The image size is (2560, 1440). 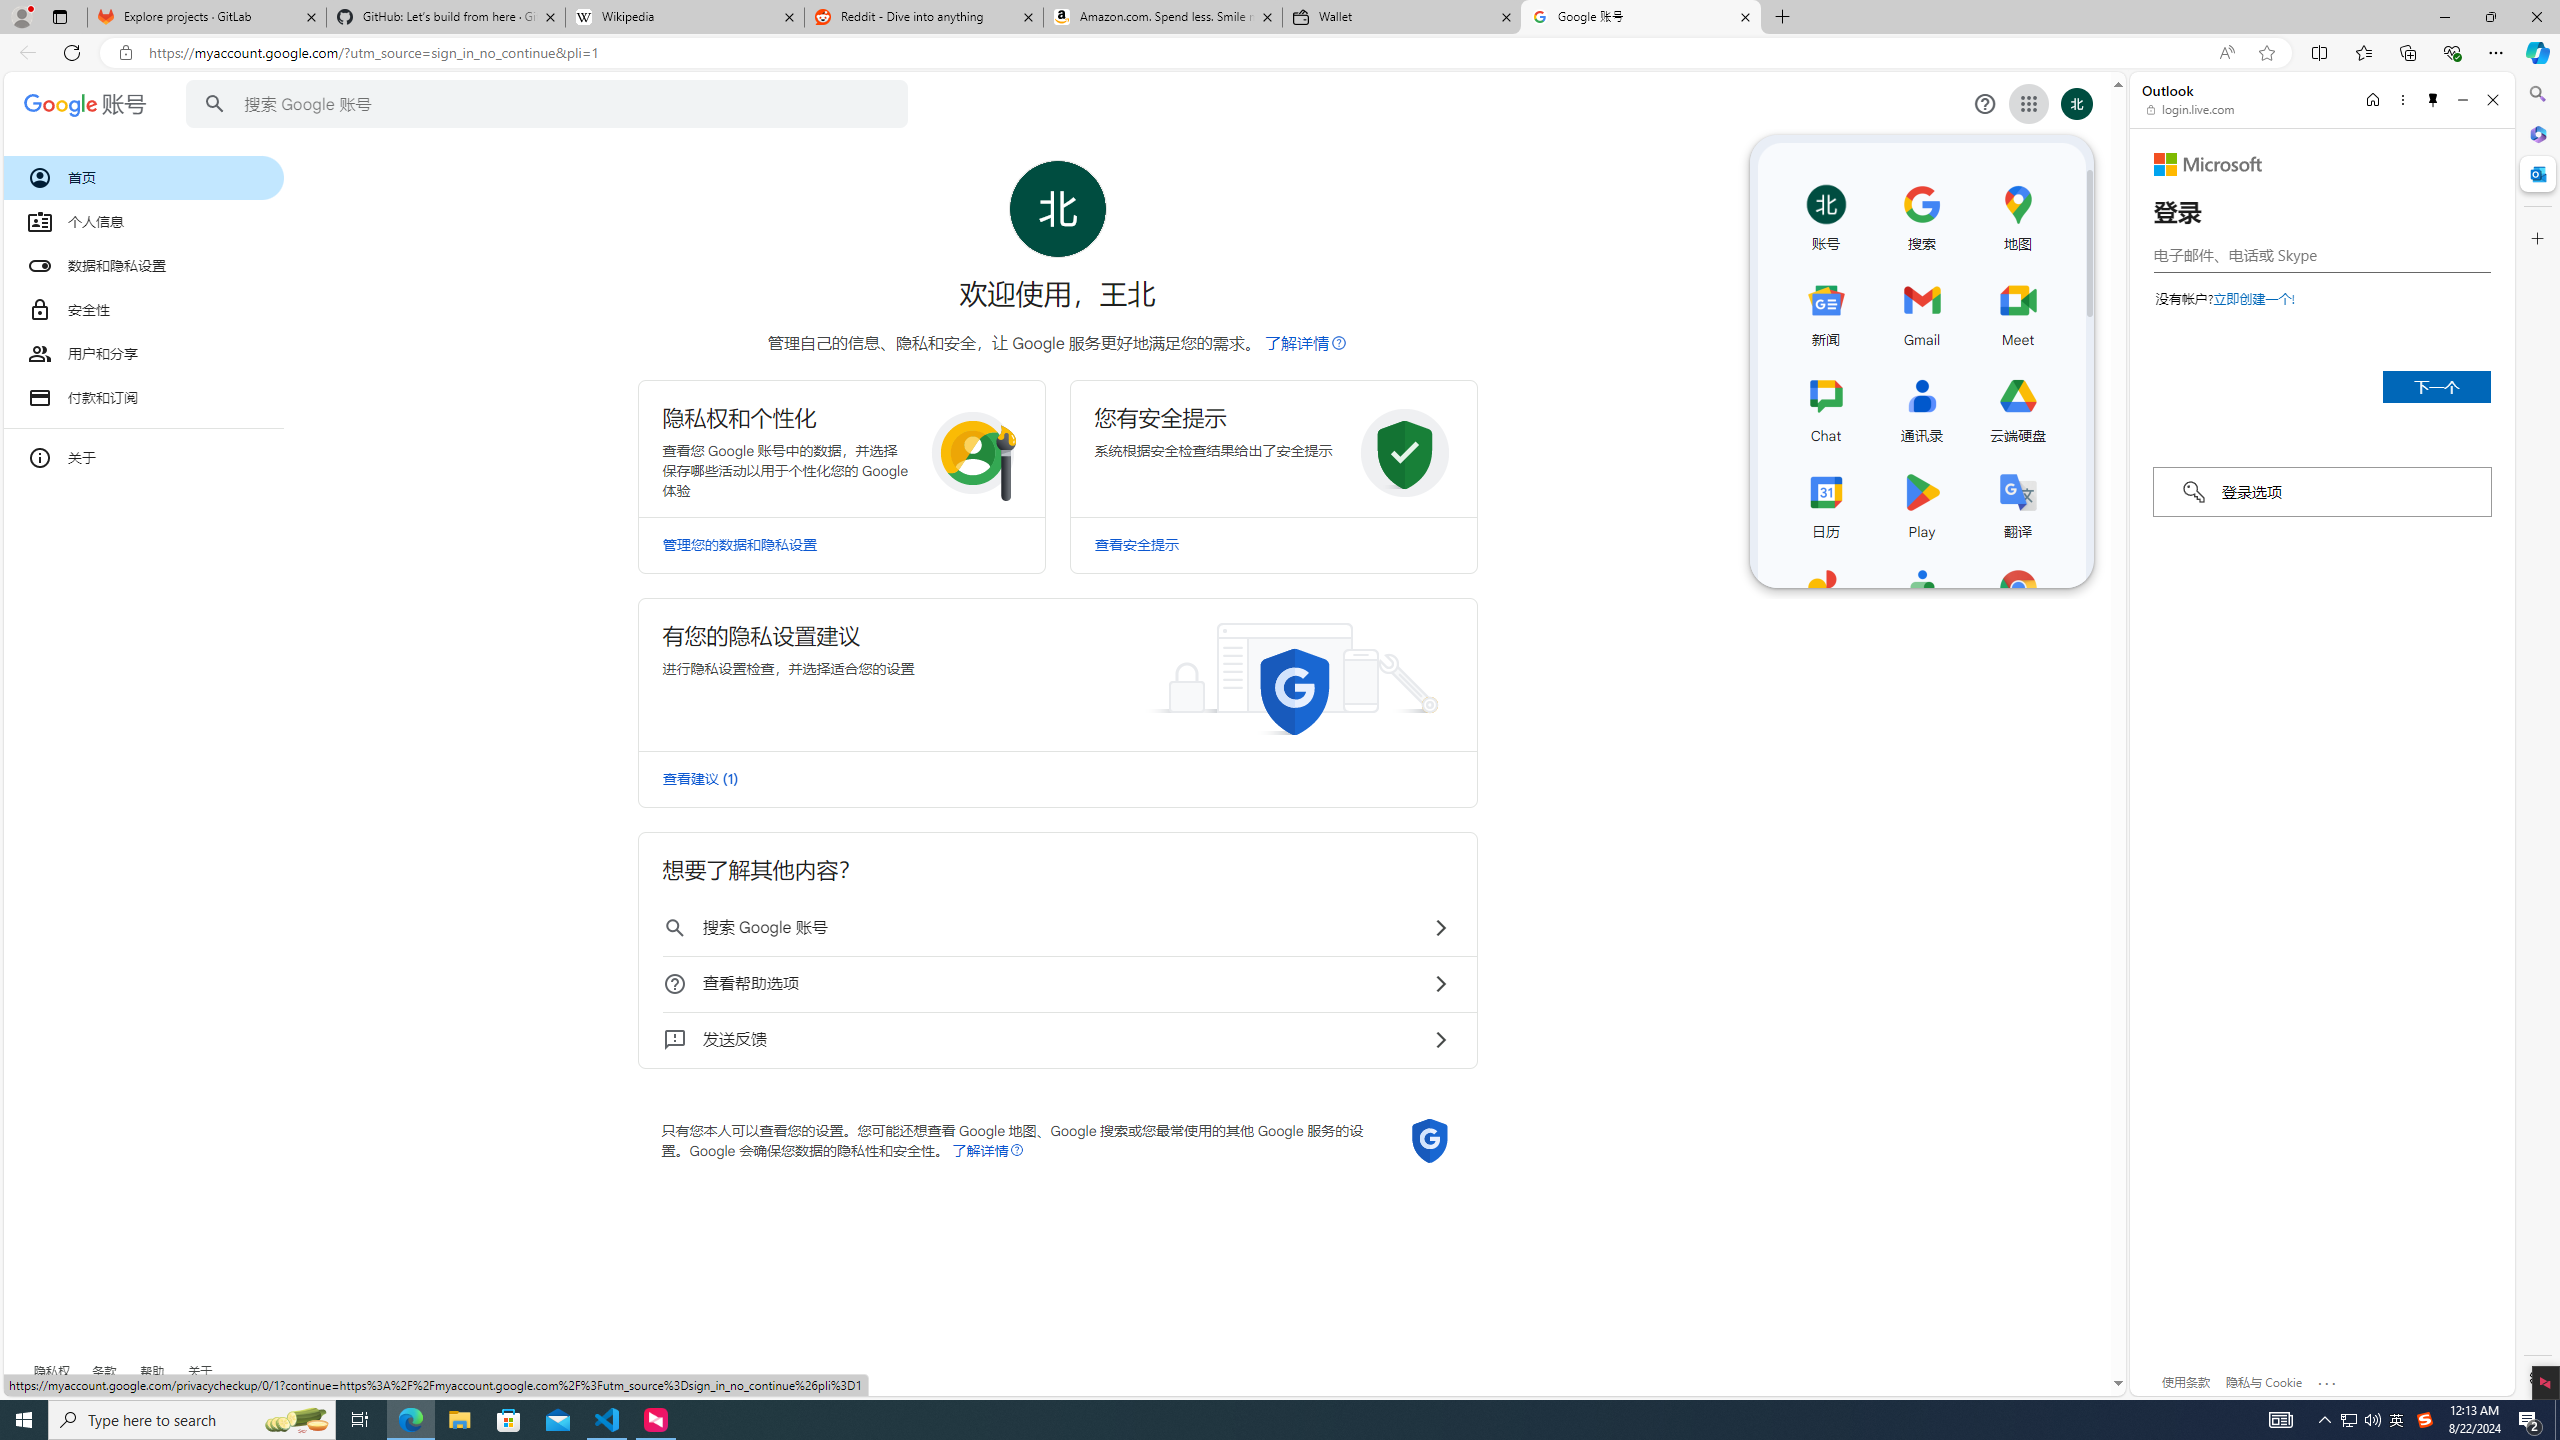 I want to click on 'Class: gb_E', so click(x=2027, y=103).